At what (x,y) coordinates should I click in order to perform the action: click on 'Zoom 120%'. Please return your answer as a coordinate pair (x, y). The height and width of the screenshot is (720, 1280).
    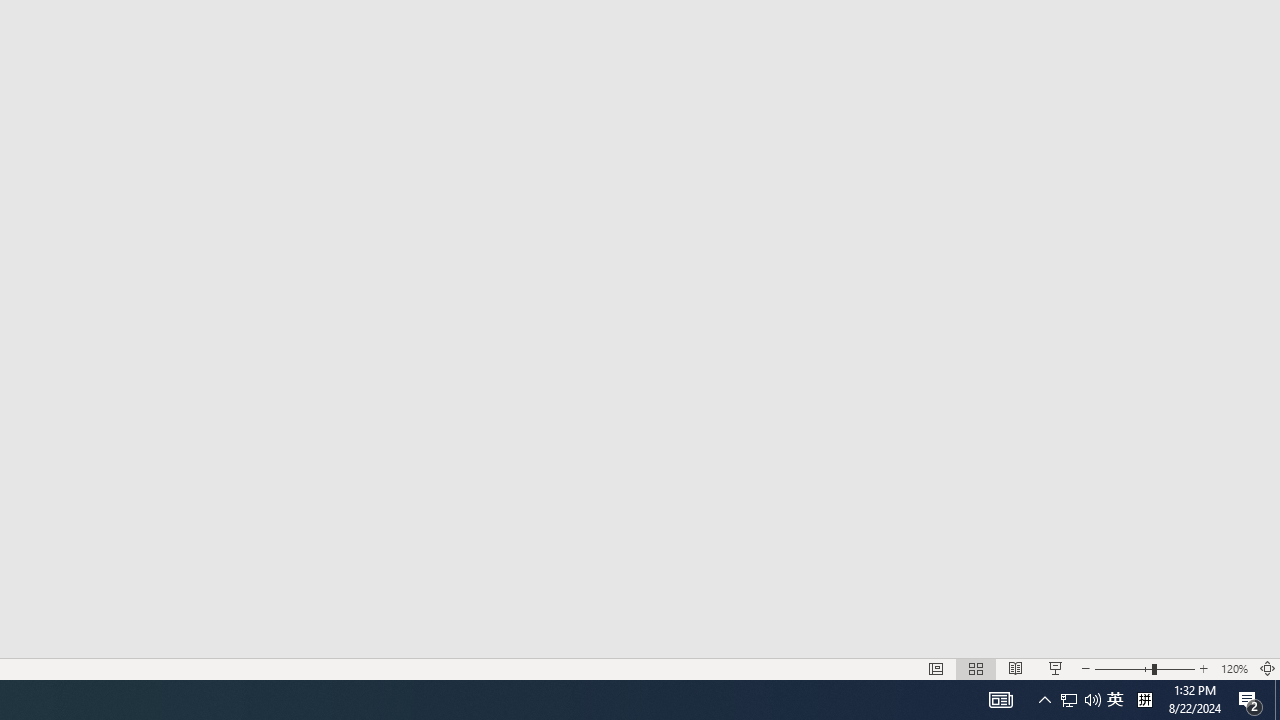
    Looking at the image, I should click on (1233, 669).